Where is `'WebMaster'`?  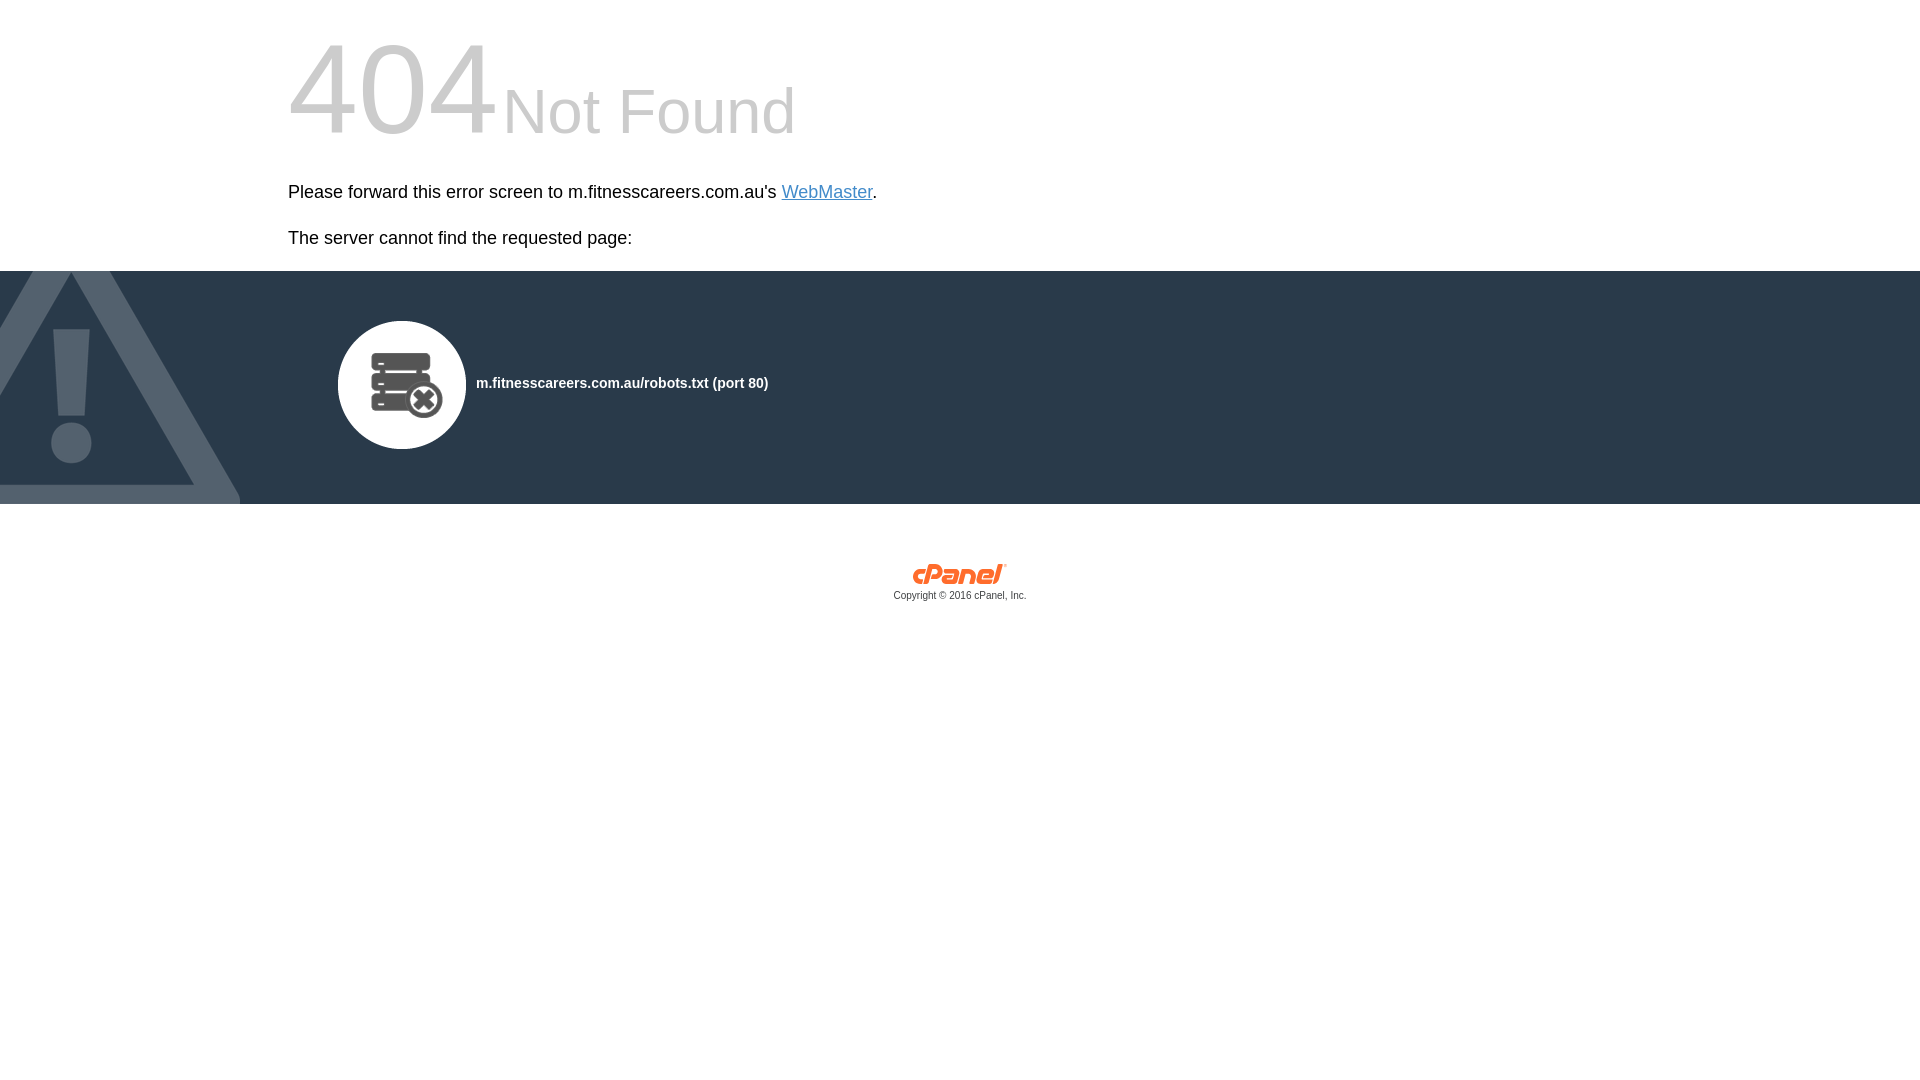
'WebMaster' is located at coordinates (827, 192).